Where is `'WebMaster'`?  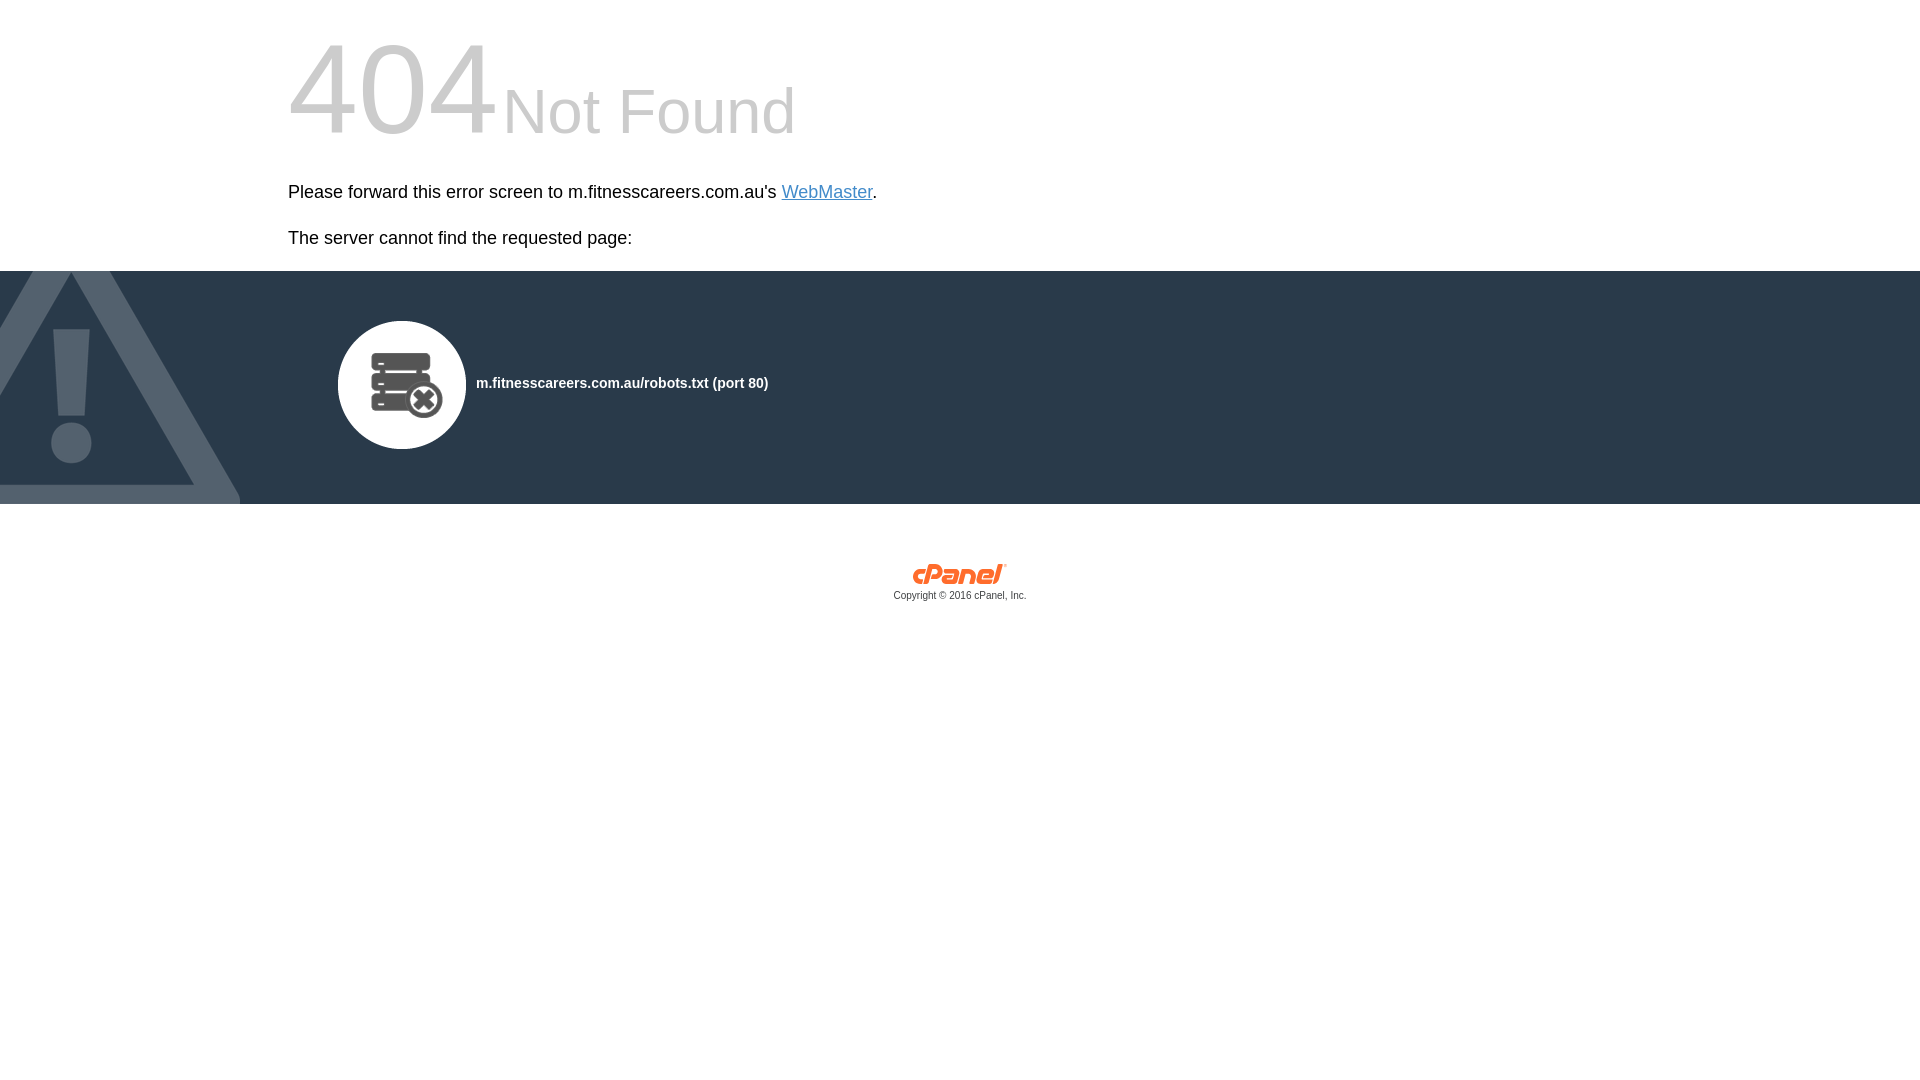
'WebMaster' is located at coordinates (827, 192).